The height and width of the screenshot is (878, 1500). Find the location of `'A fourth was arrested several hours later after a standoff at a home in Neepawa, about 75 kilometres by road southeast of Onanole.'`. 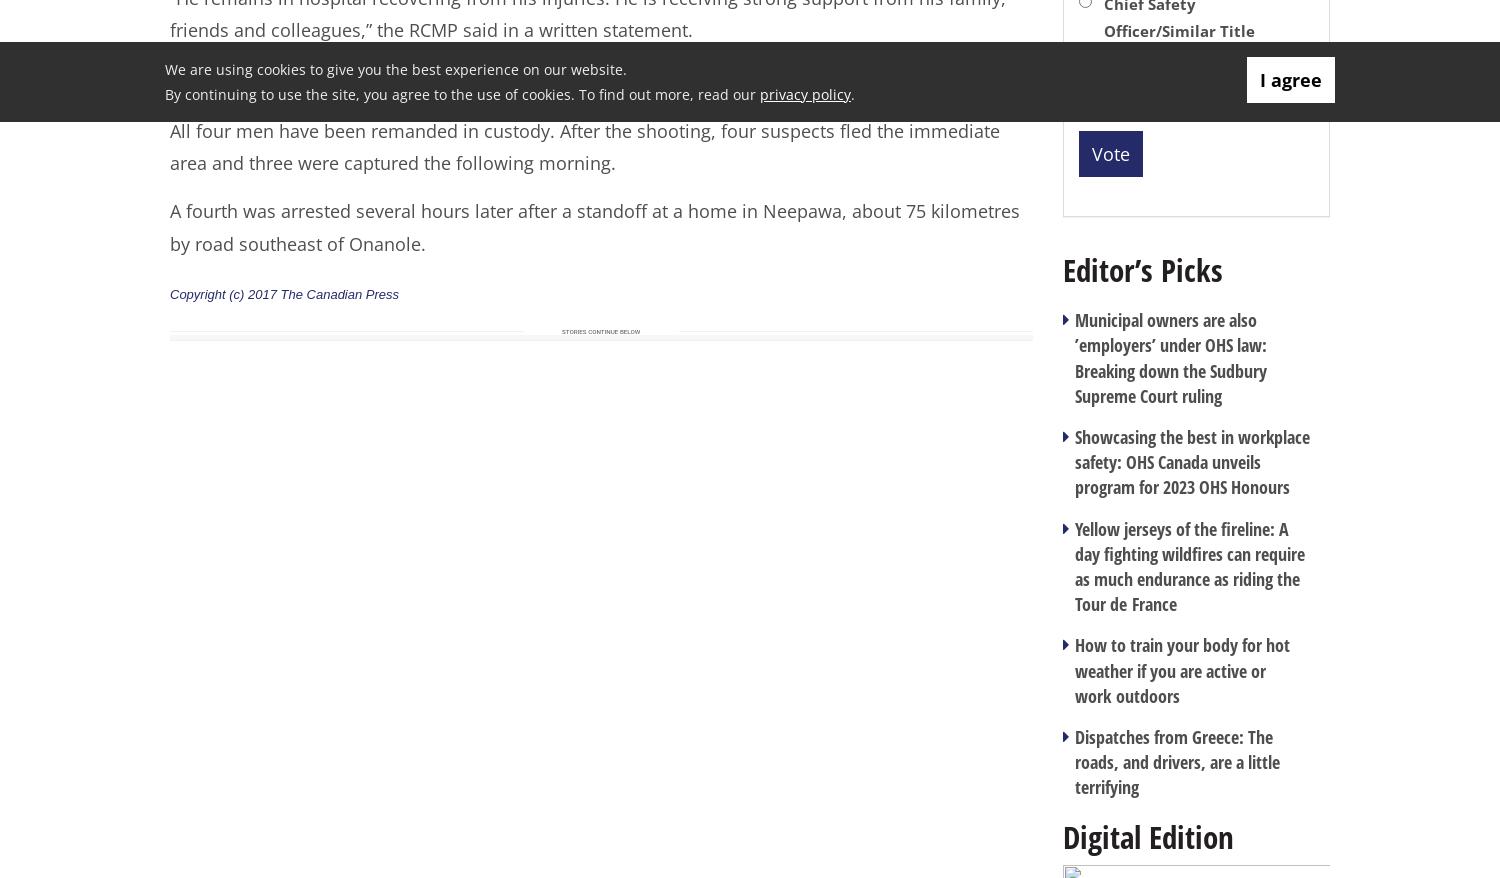

'A fourth was arrested several hours later after a standoff at a home in Neepawa, about 75 kilometres by road southeast of Onanole.' is located at coordinates (594, 226).